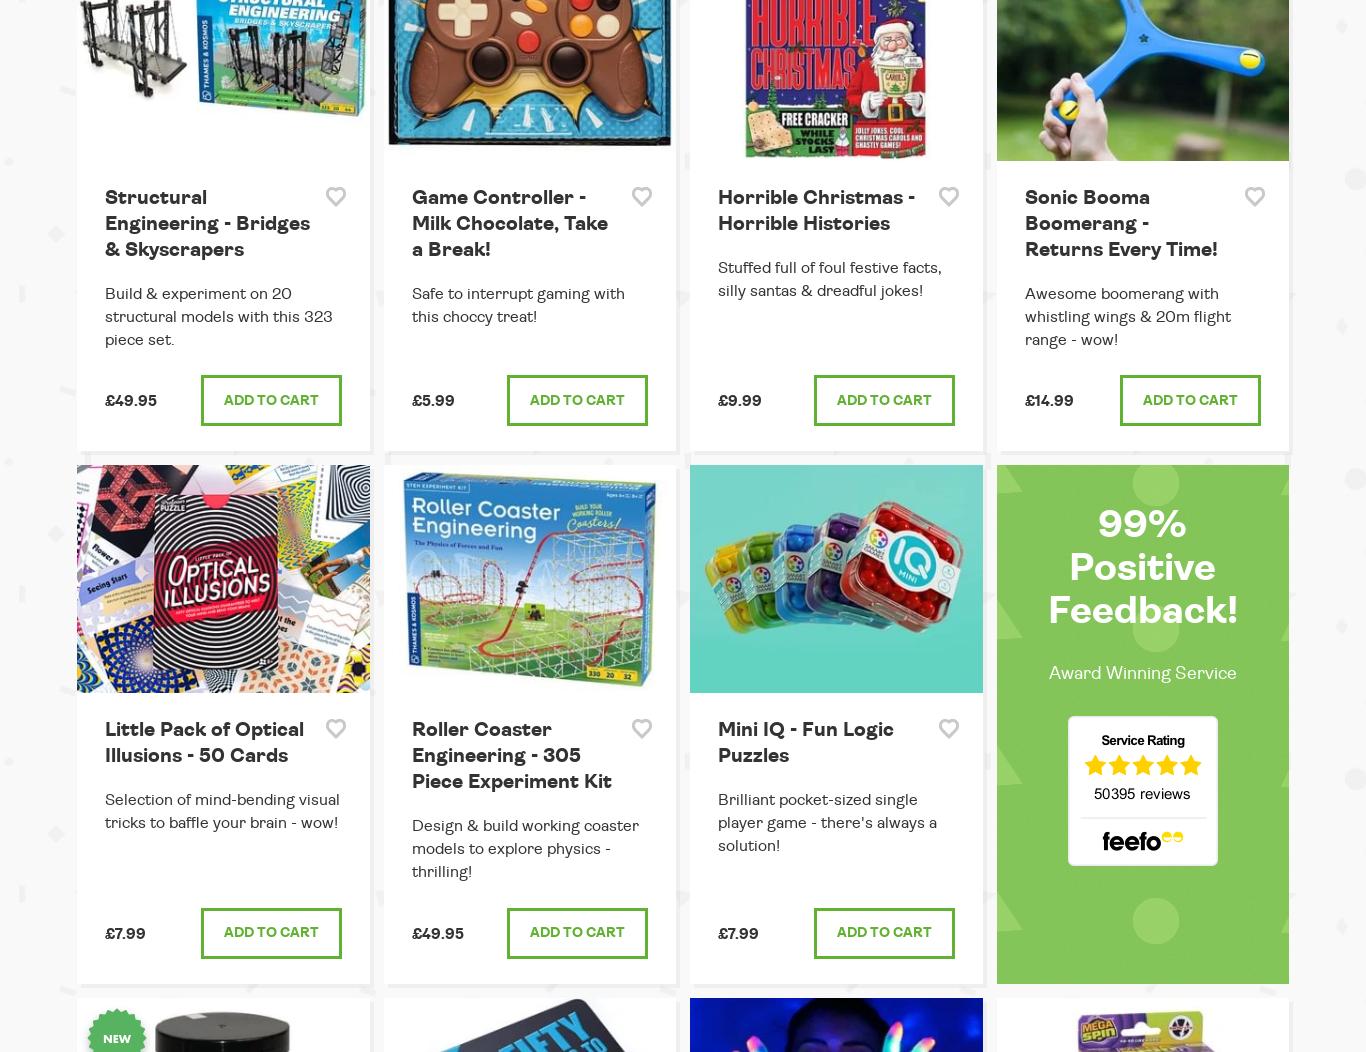  What do you see at coordinates (524, 847) in the screenshot?
I see `'Design & build working coaster models to explore physics - thrilling!'` at bounding box center [524, 847].